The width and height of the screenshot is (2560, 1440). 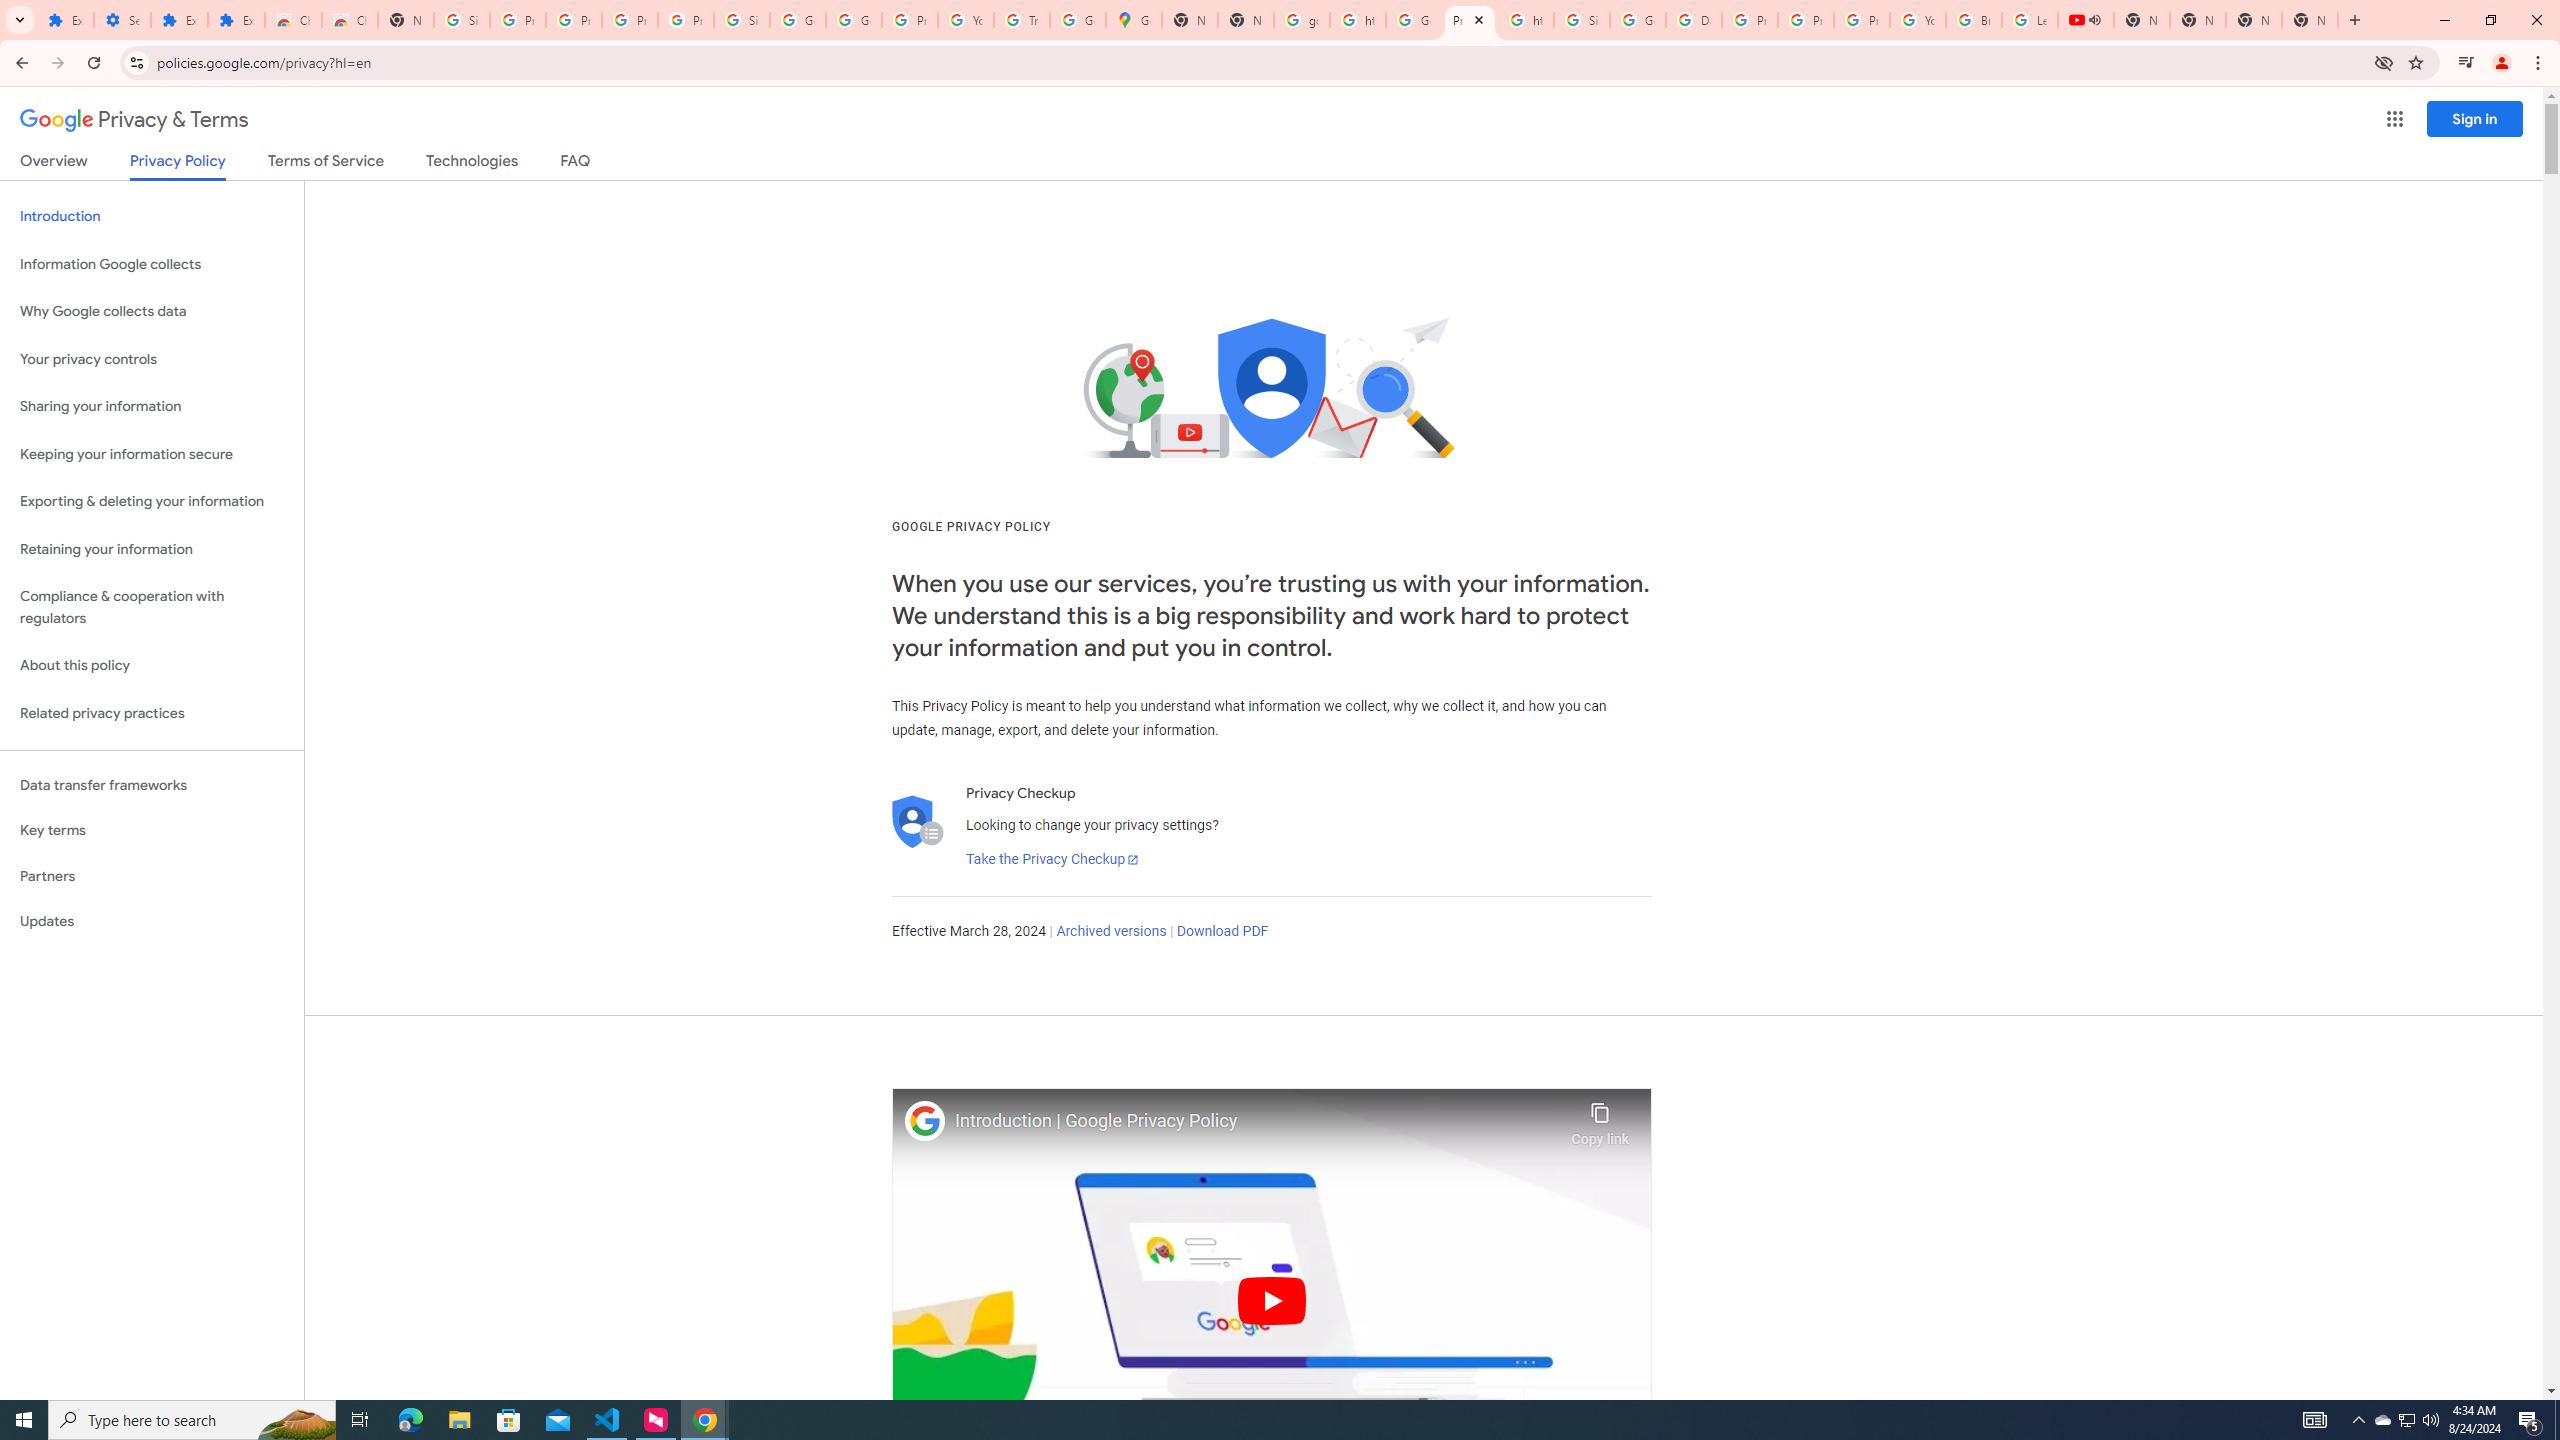 I want to click on 'Extensions', so click(x=65, y=19).